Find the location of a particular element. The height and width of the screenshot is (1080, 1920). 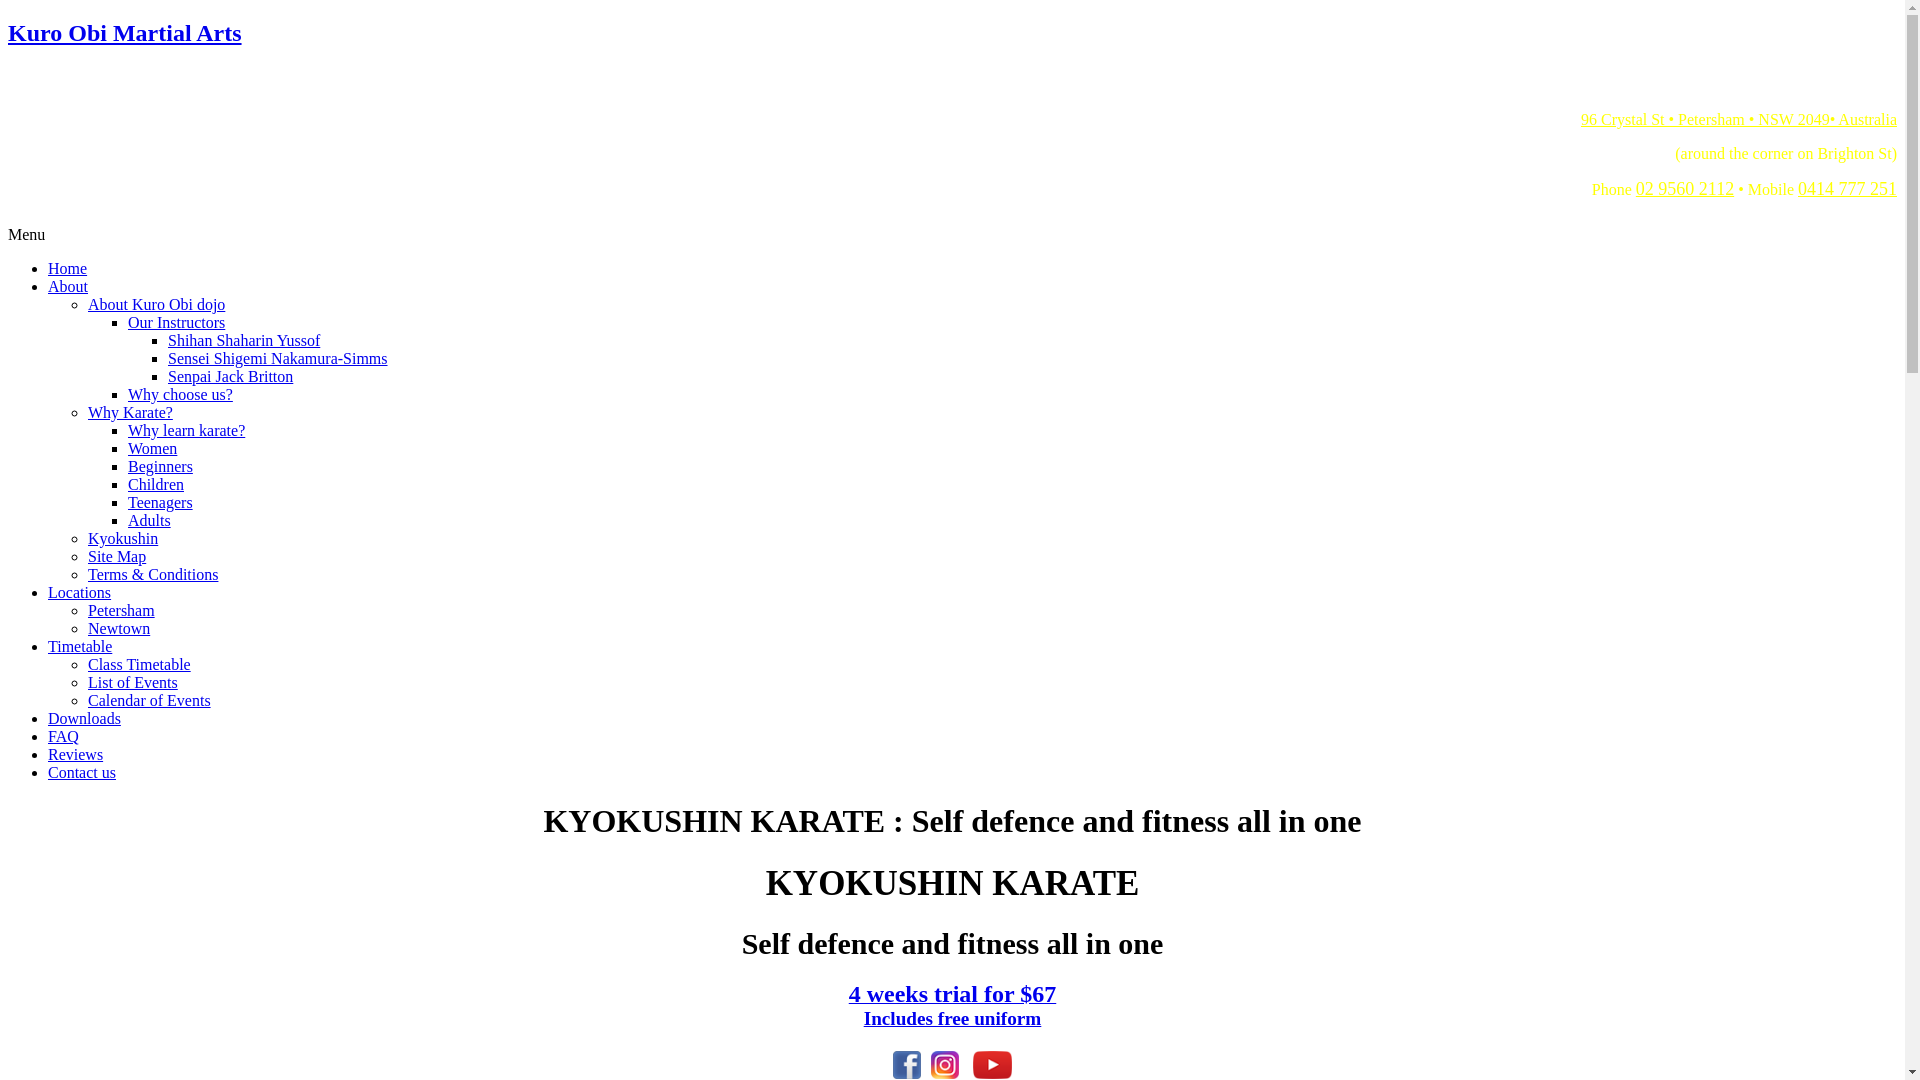

'Home' is located at coordinates (67, 267).